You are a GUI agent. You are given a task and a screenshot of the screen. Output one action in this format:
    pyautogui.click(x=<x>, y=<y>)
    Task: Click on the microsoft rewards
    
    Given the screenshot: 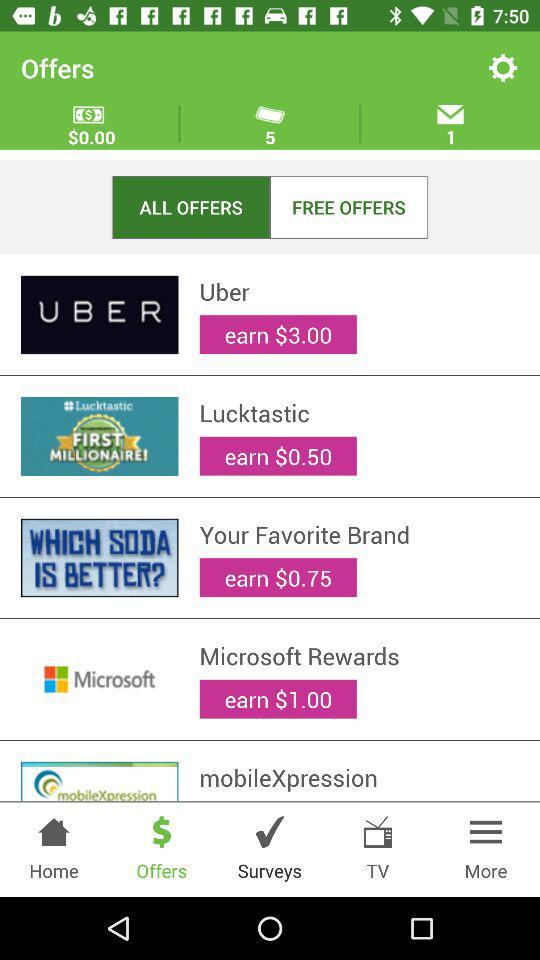 What is the action you would take?
    pyautogui.click(x=358, y=655)
    